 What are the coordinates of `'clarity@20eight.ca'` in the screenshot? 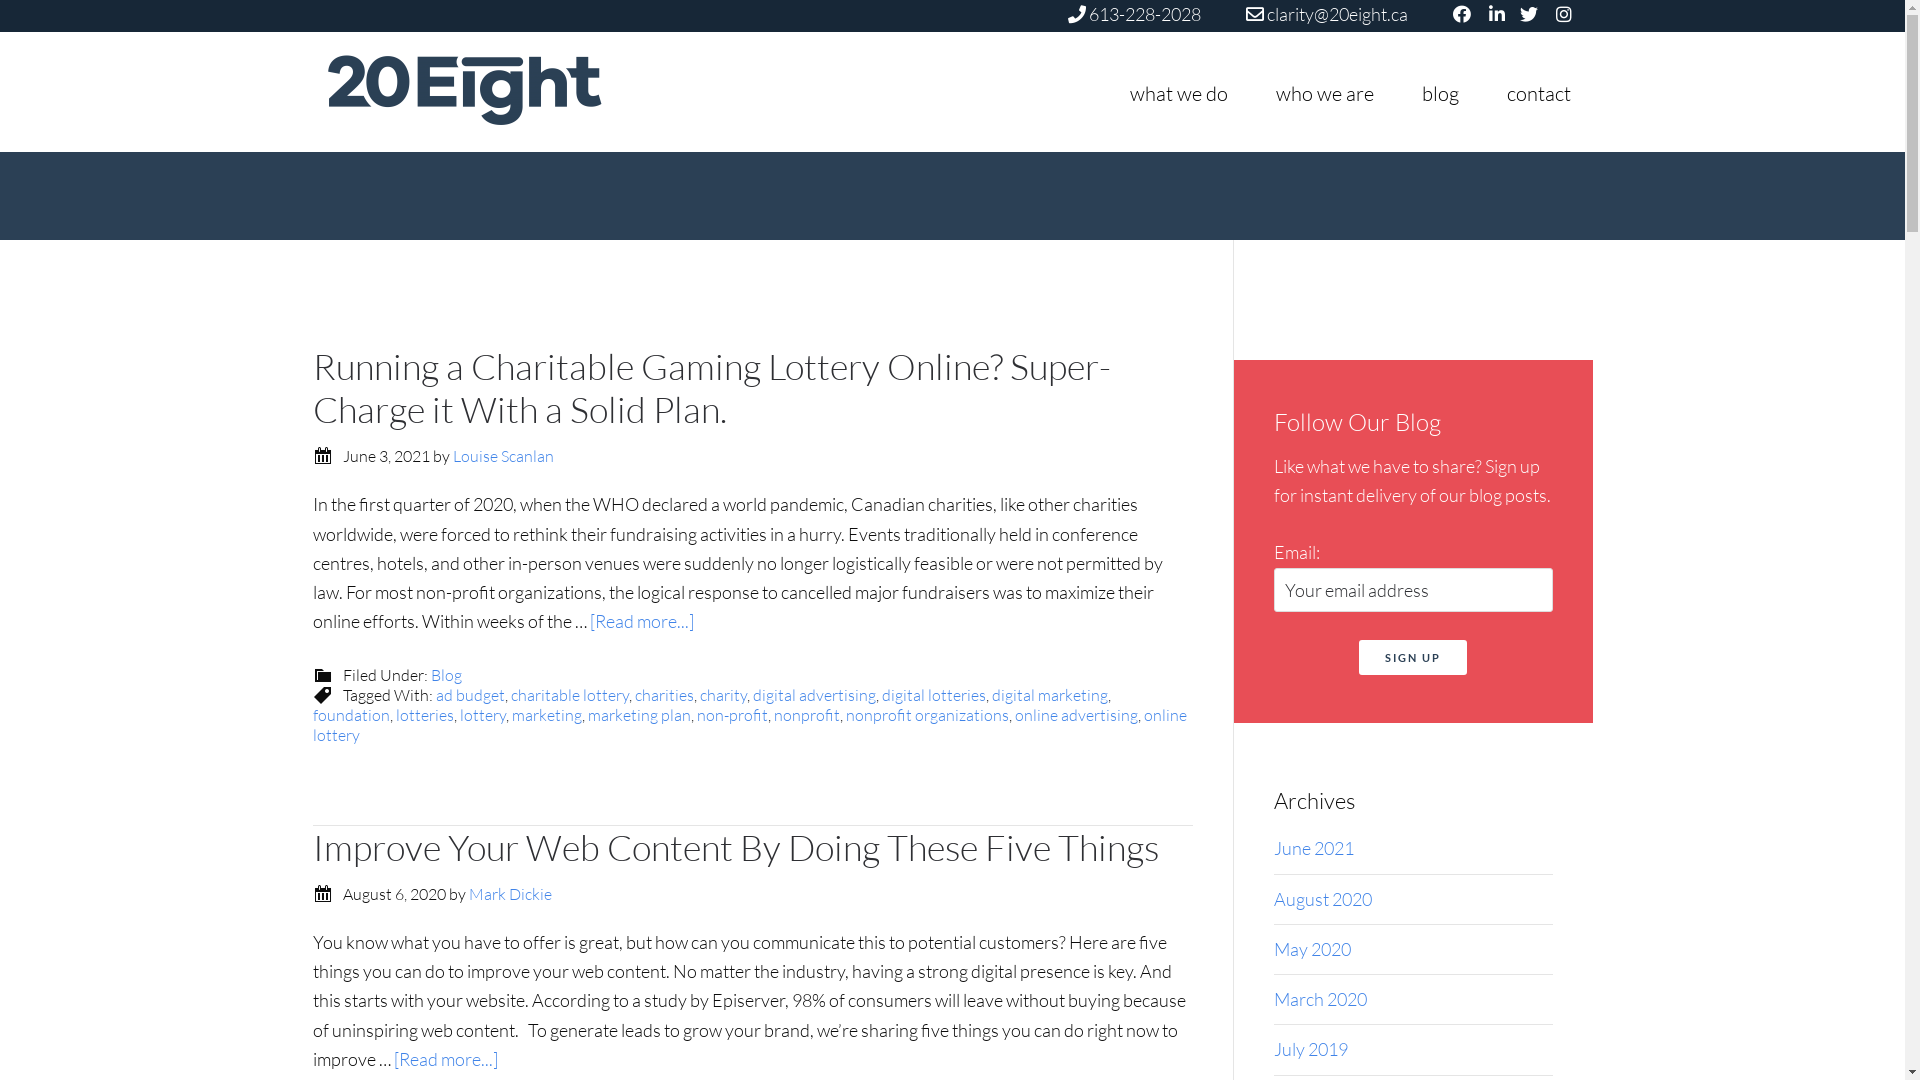 It's located at (1326, 14).